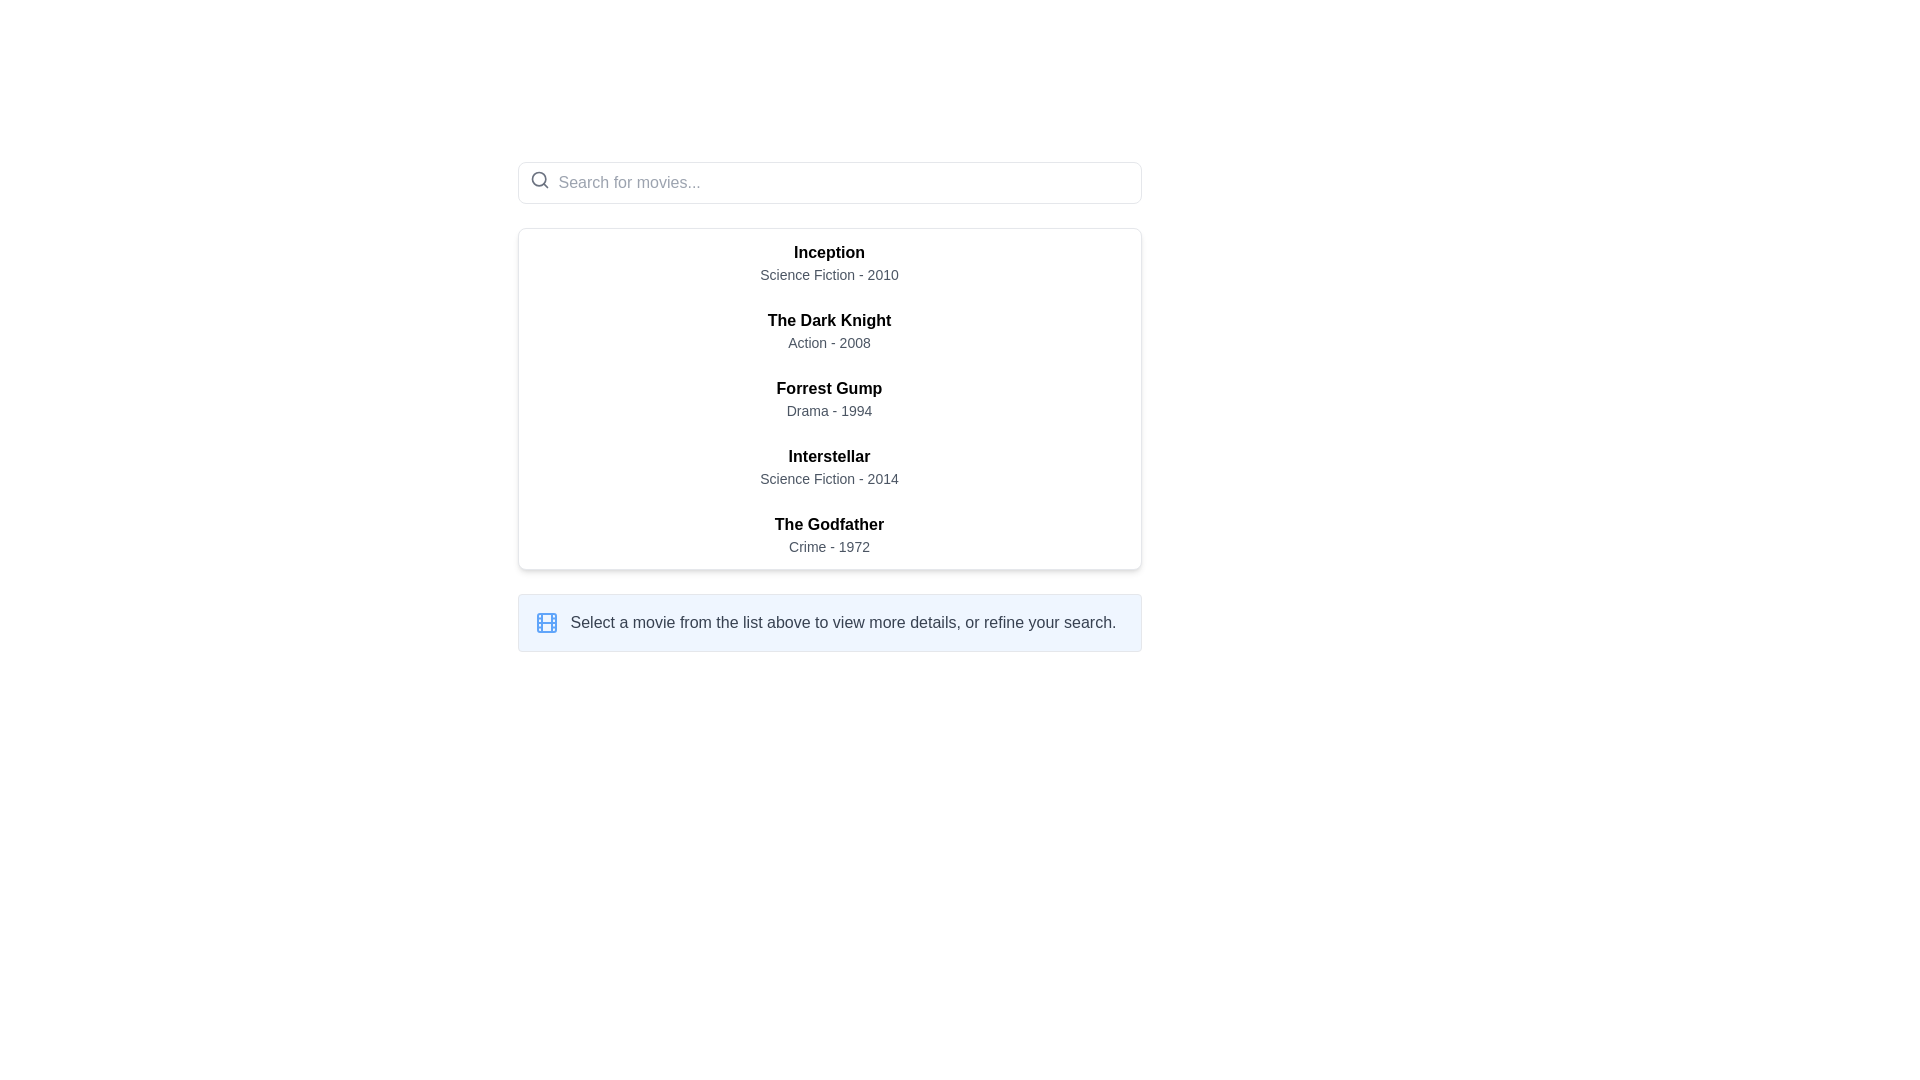 The image size is (1920, 1080). Describe the element at coordinates (539, 180) in the screenshot. I see `the magnifying-glass icon located to the left of the search input field at the top-center of the interface` at that location.